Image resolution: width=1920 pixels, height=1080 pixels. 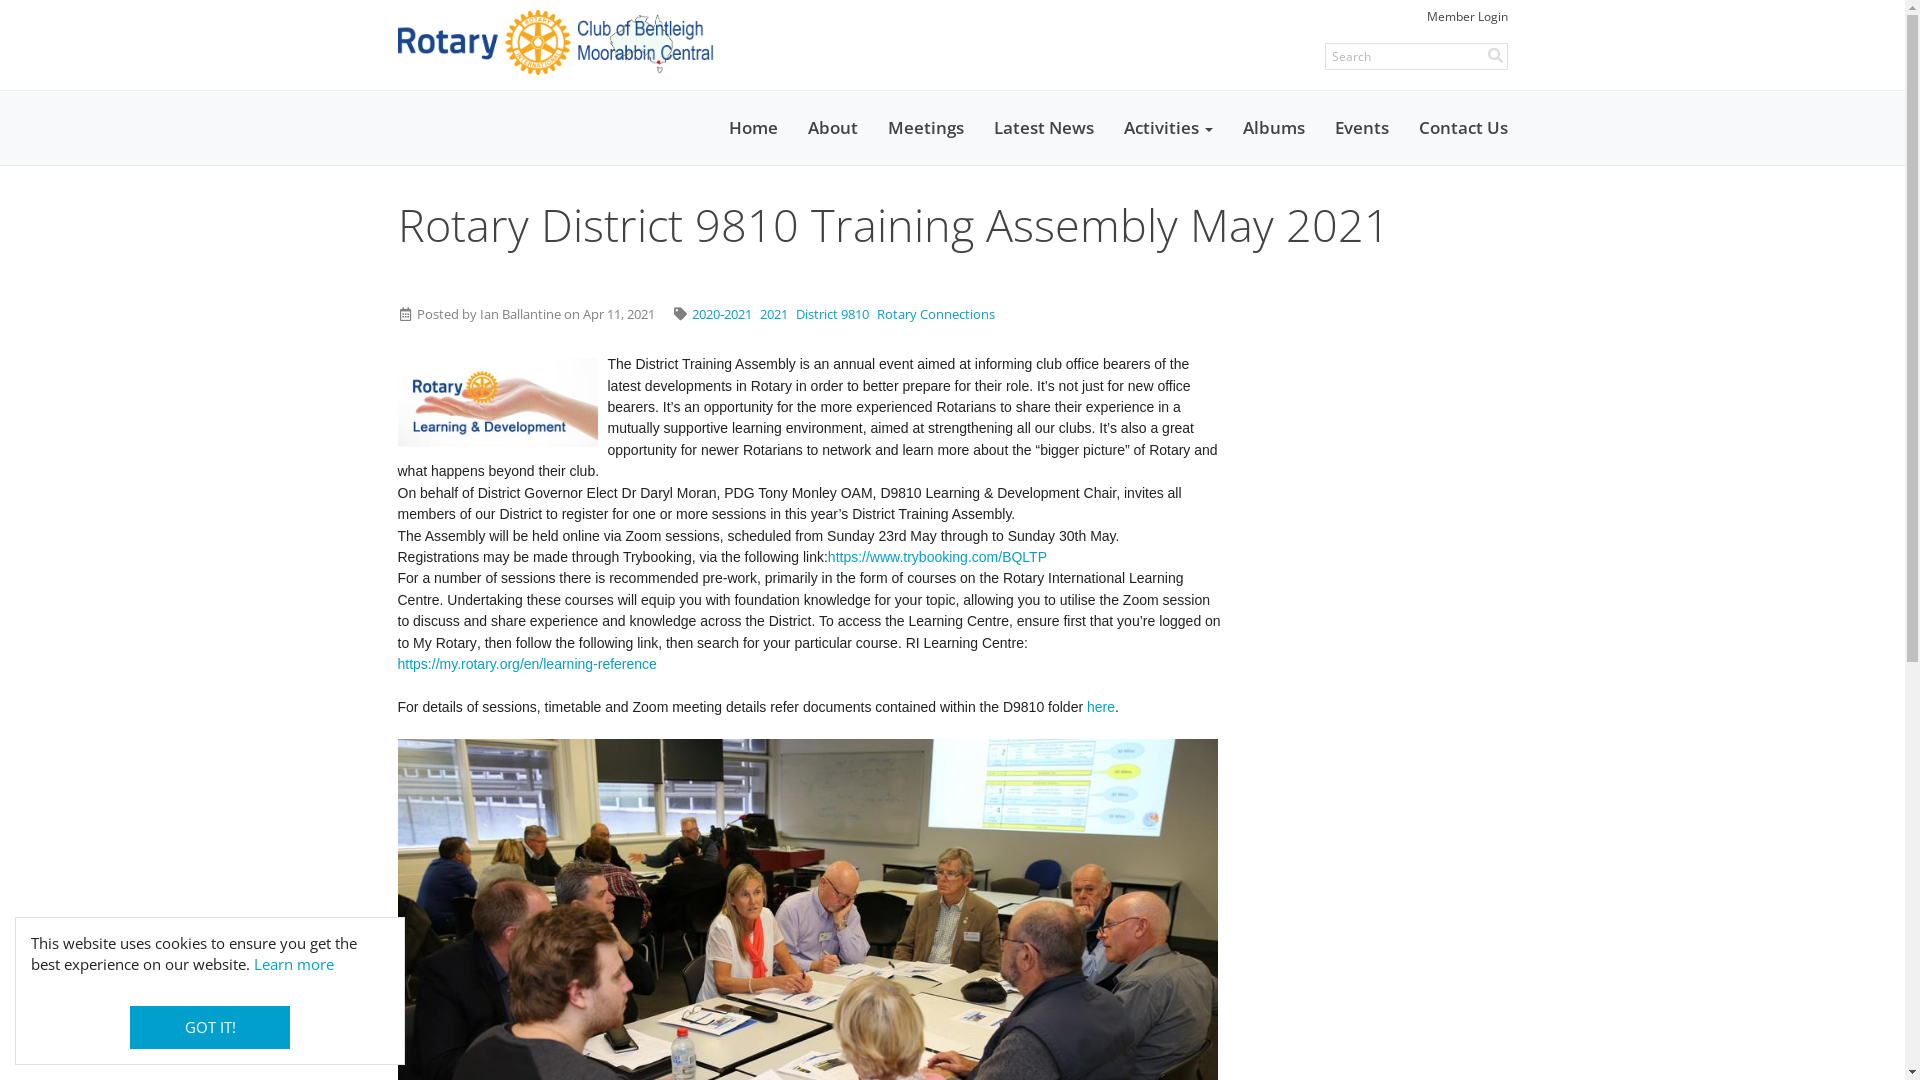 What do you see at coordinates (832, 313) in the screenshot?
I see `'District 9810'` at bounding box center [832, 313].